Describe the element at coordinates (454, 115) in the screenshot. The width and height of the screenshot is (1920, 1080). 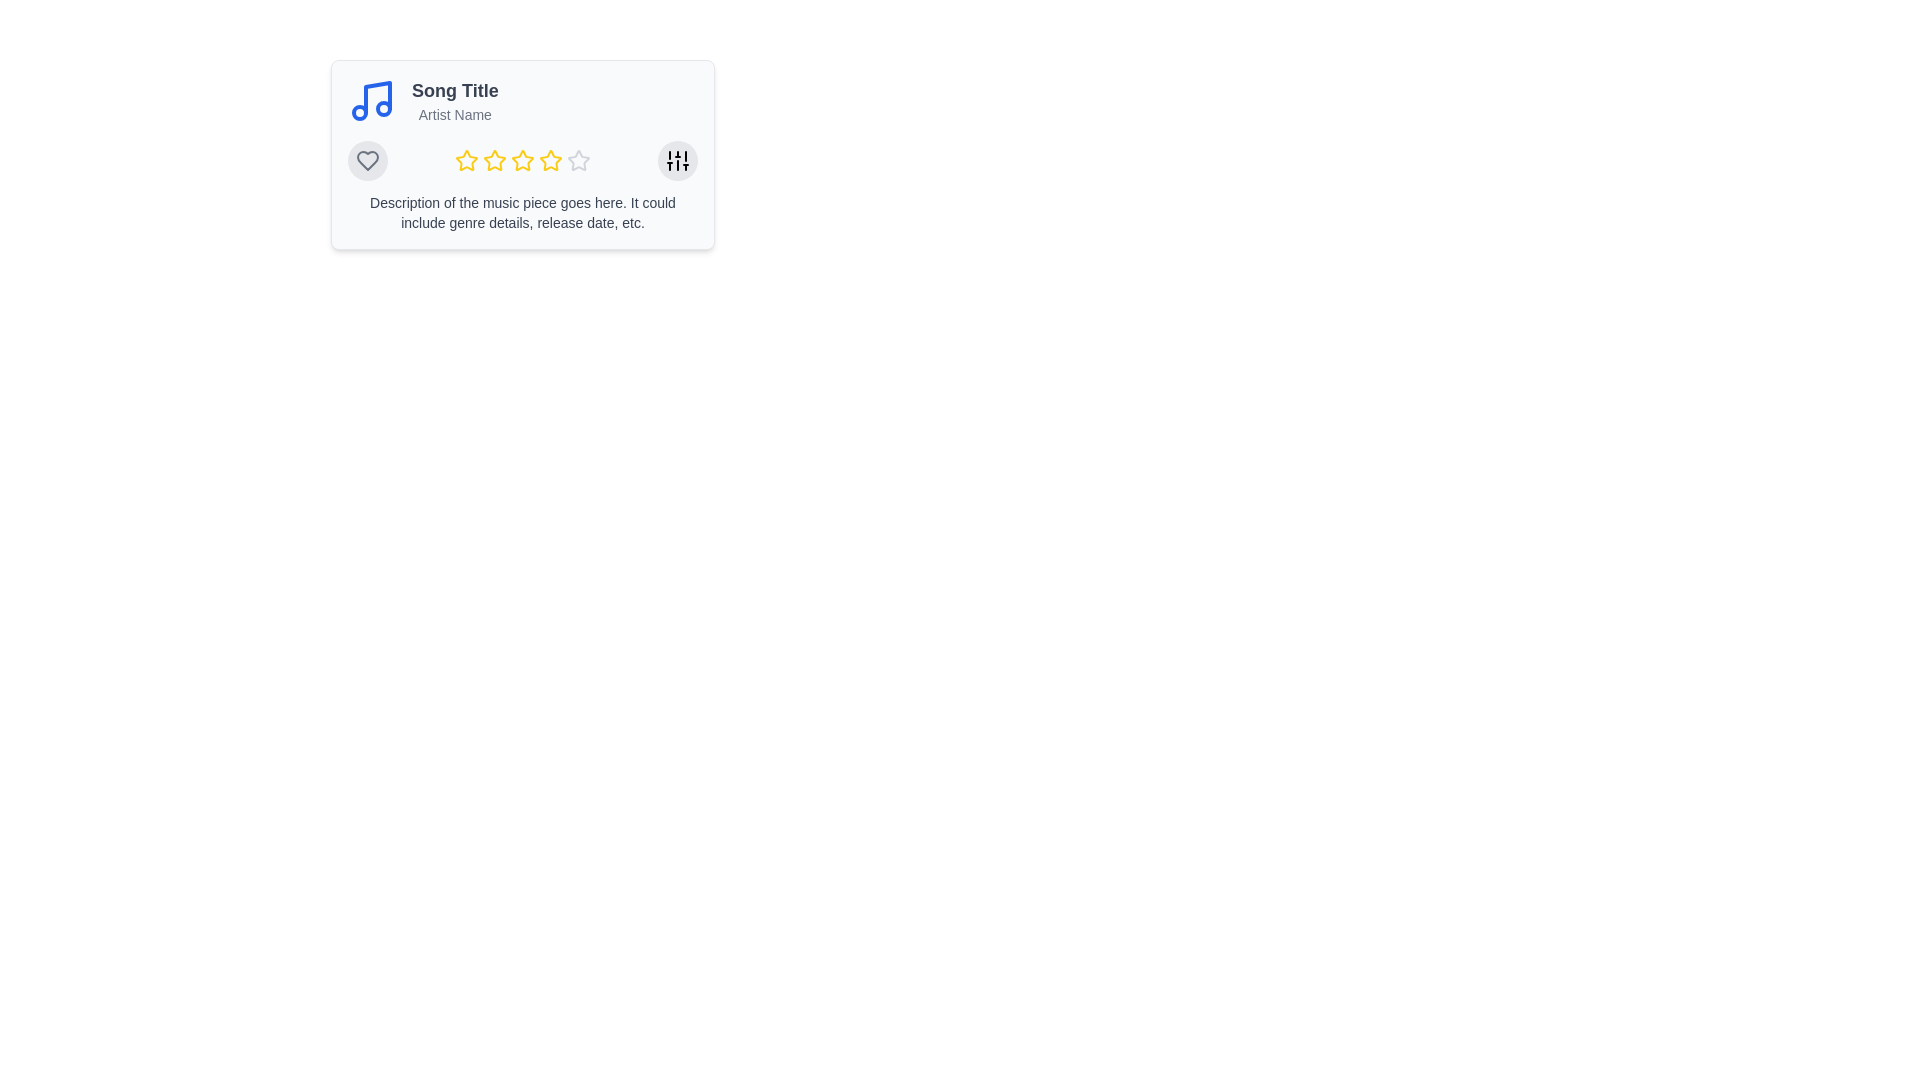
I see `the Label displaying the artist's name located beneath the 'Song Title' text in the card layout` at that location.